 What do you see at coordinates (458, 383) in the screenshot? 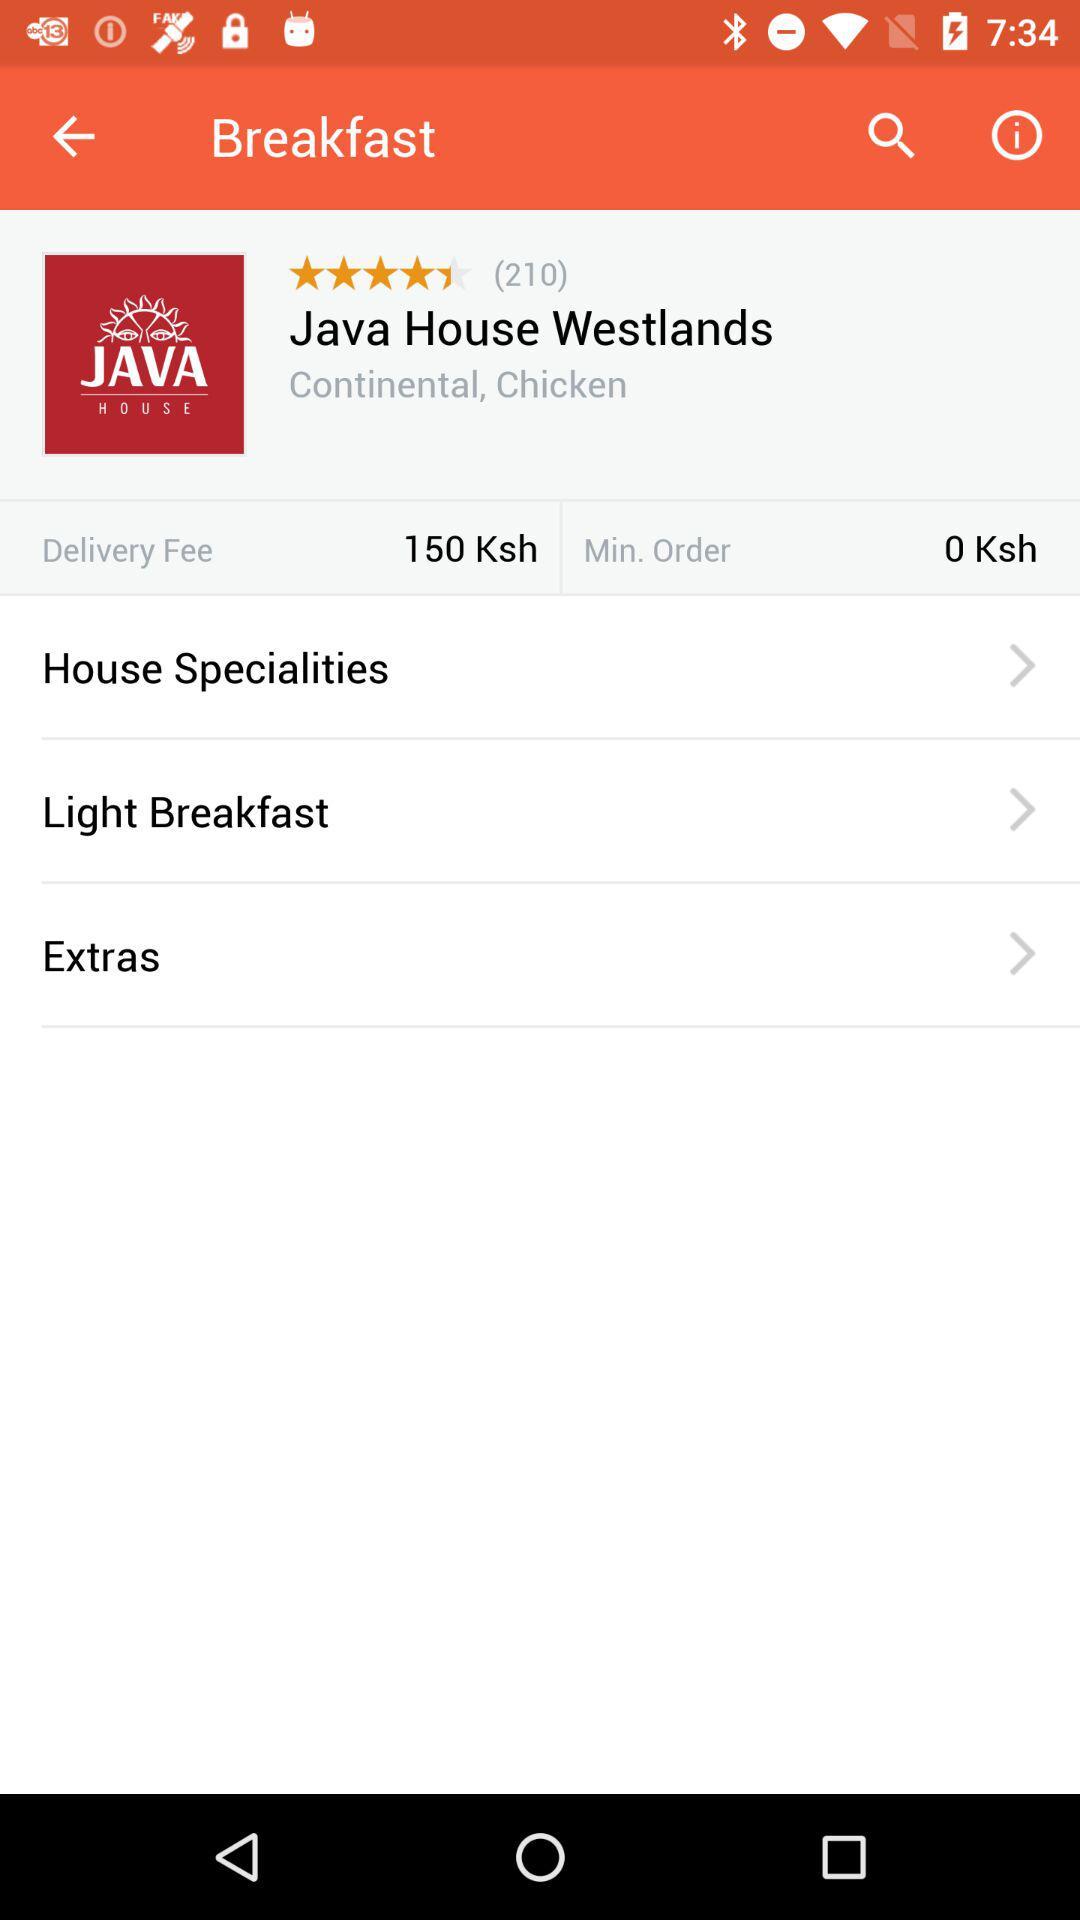
I see `the item below the java house westlands` at bounding box center [458, 383].